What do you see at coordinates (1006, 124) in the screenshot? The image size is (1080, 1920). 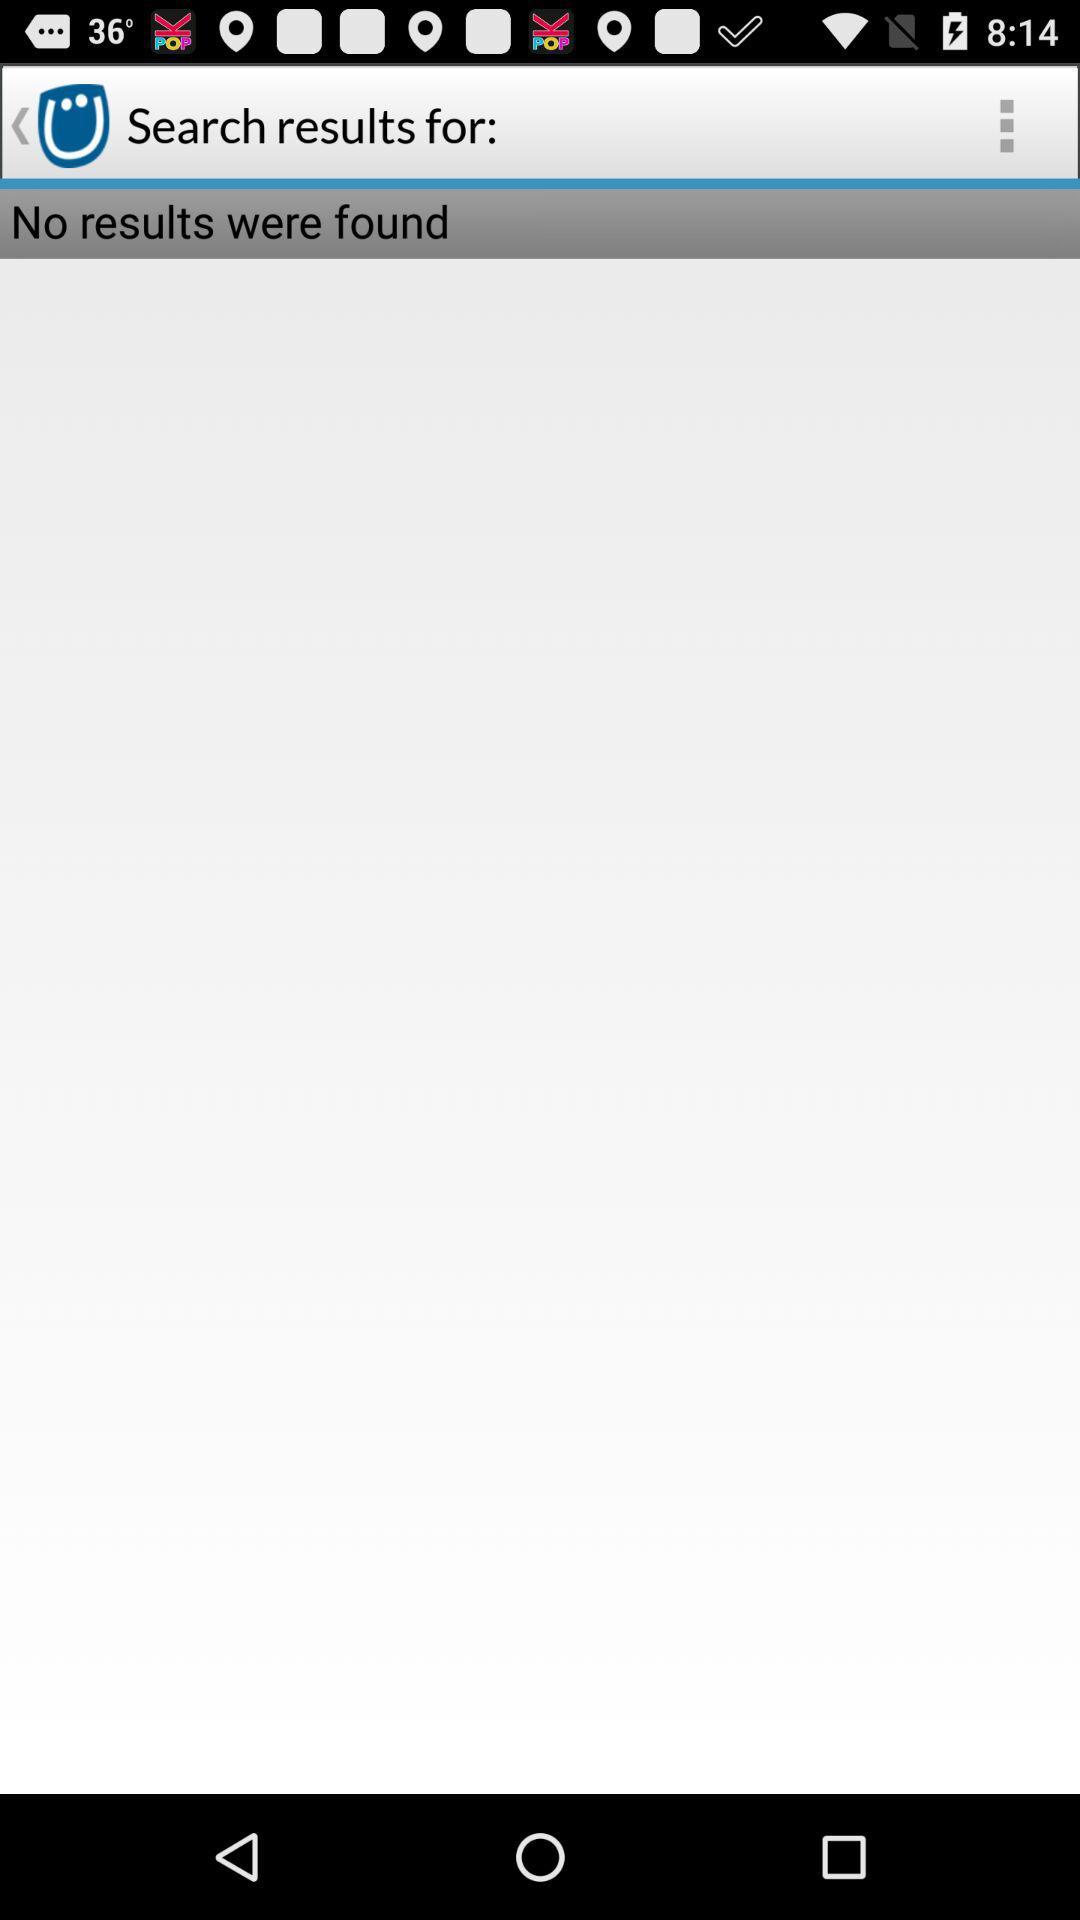 I see `the item next to search results for:  icon` at bounding box center [1006, 124].